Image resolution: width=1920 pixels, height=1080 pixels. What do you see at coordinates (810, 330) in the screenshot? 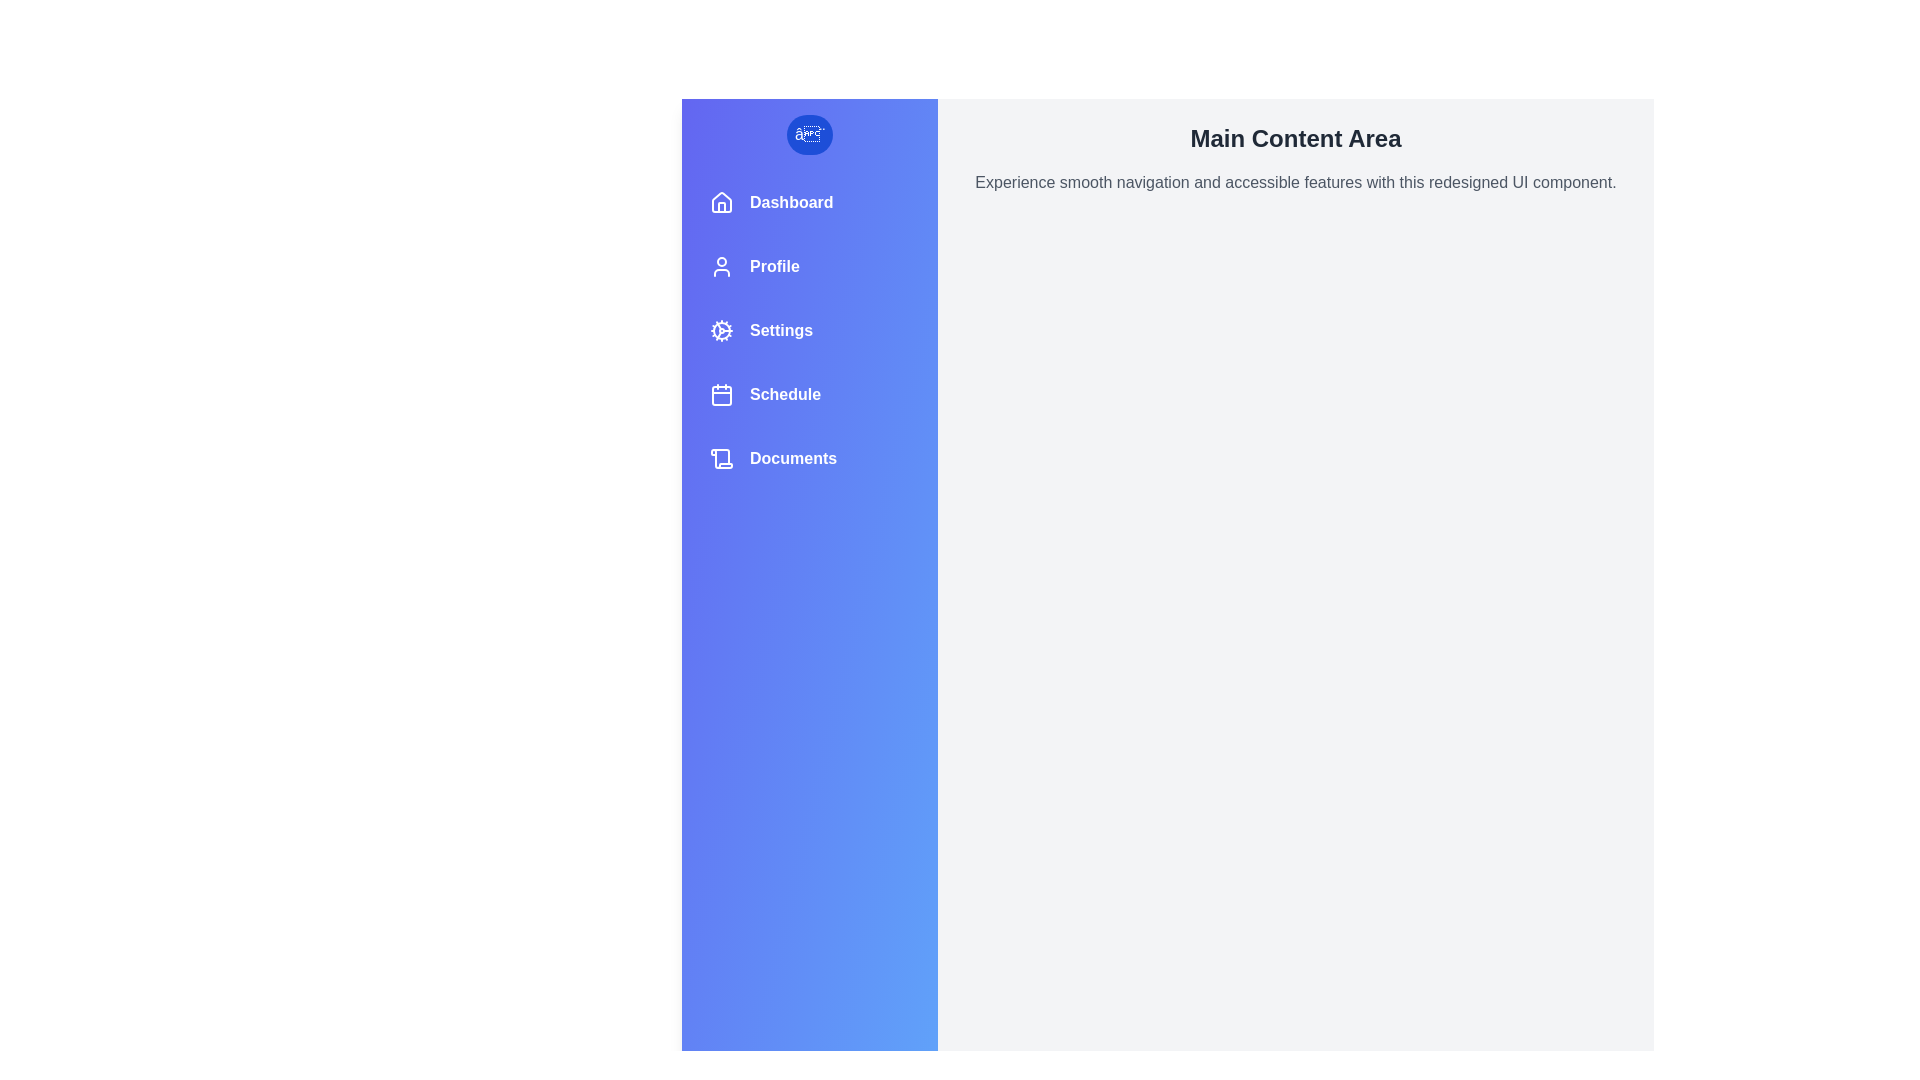
I see `the navigation item labeled Settings` at bounding box center [810, 330].